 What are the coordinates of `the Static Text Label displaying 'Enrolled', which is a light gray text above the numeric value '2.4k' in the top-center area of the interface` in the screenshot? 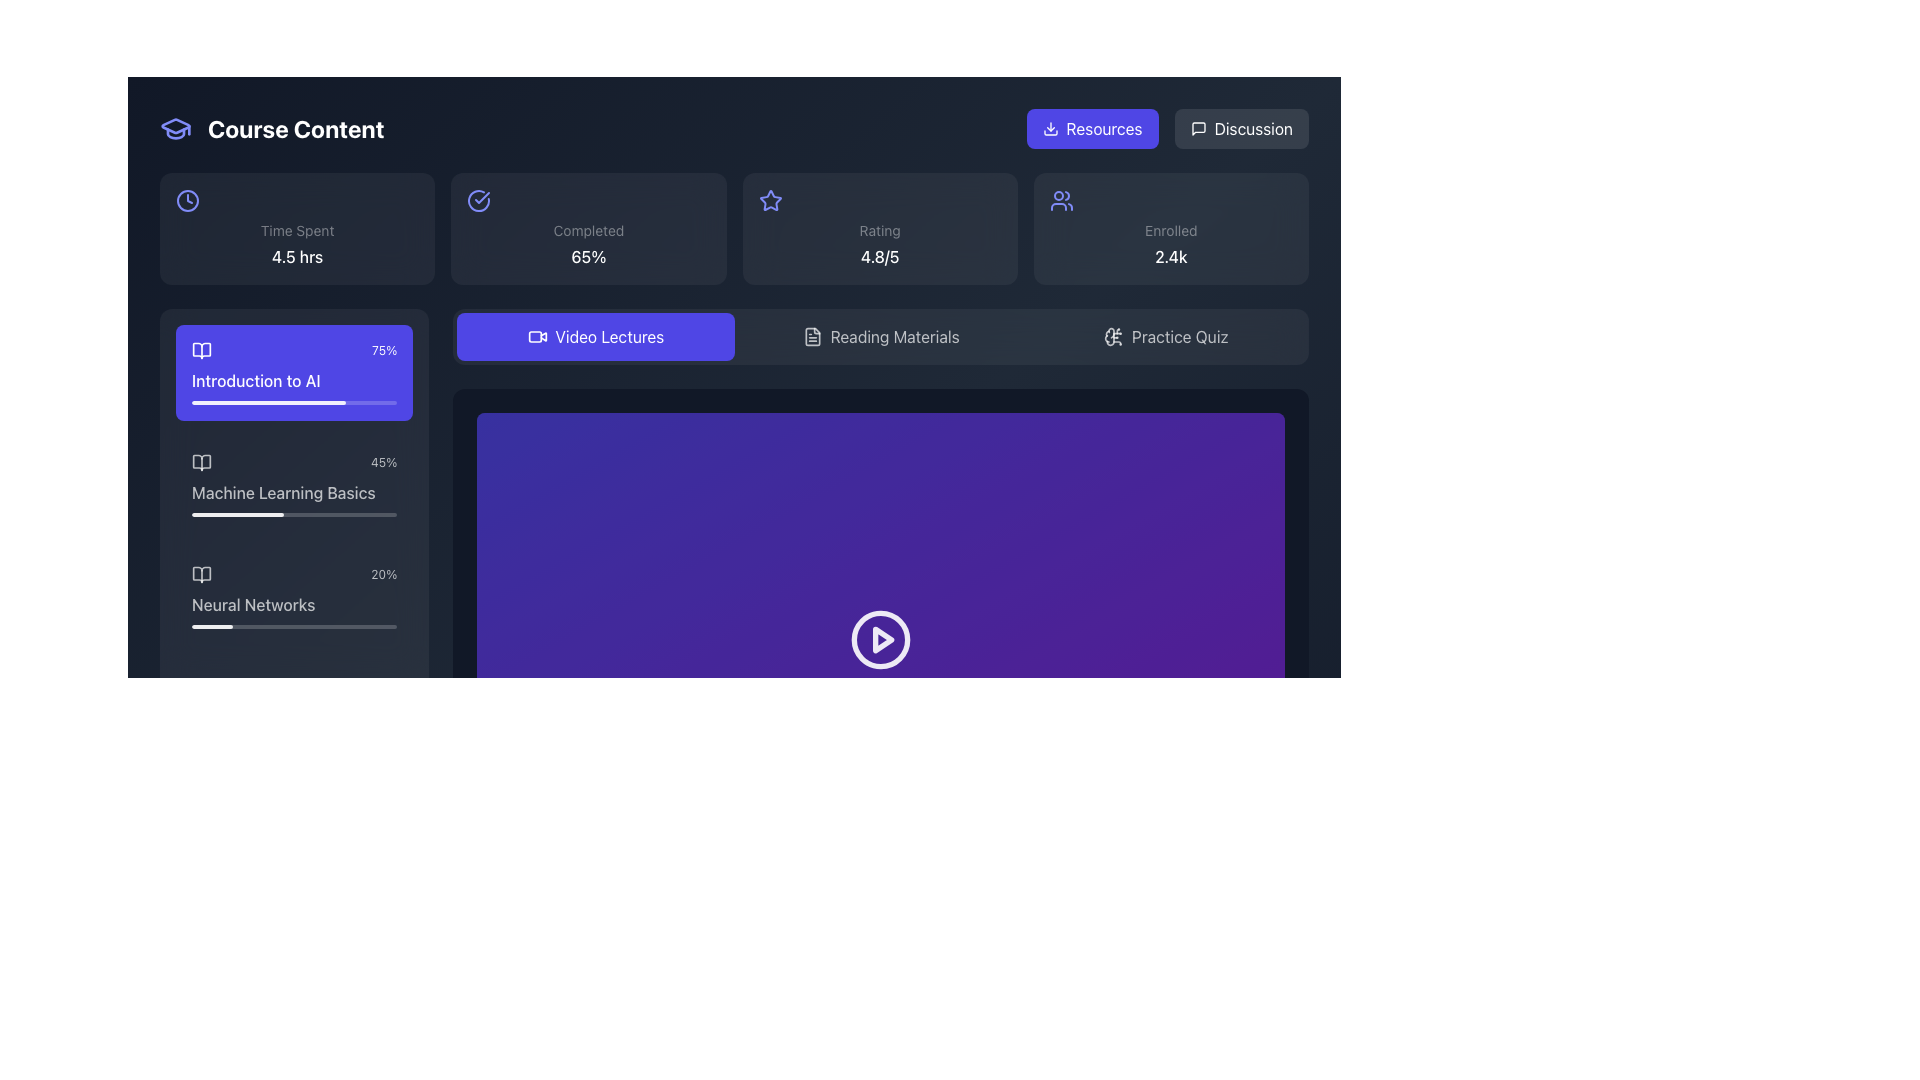 It's located at (1171, 230).